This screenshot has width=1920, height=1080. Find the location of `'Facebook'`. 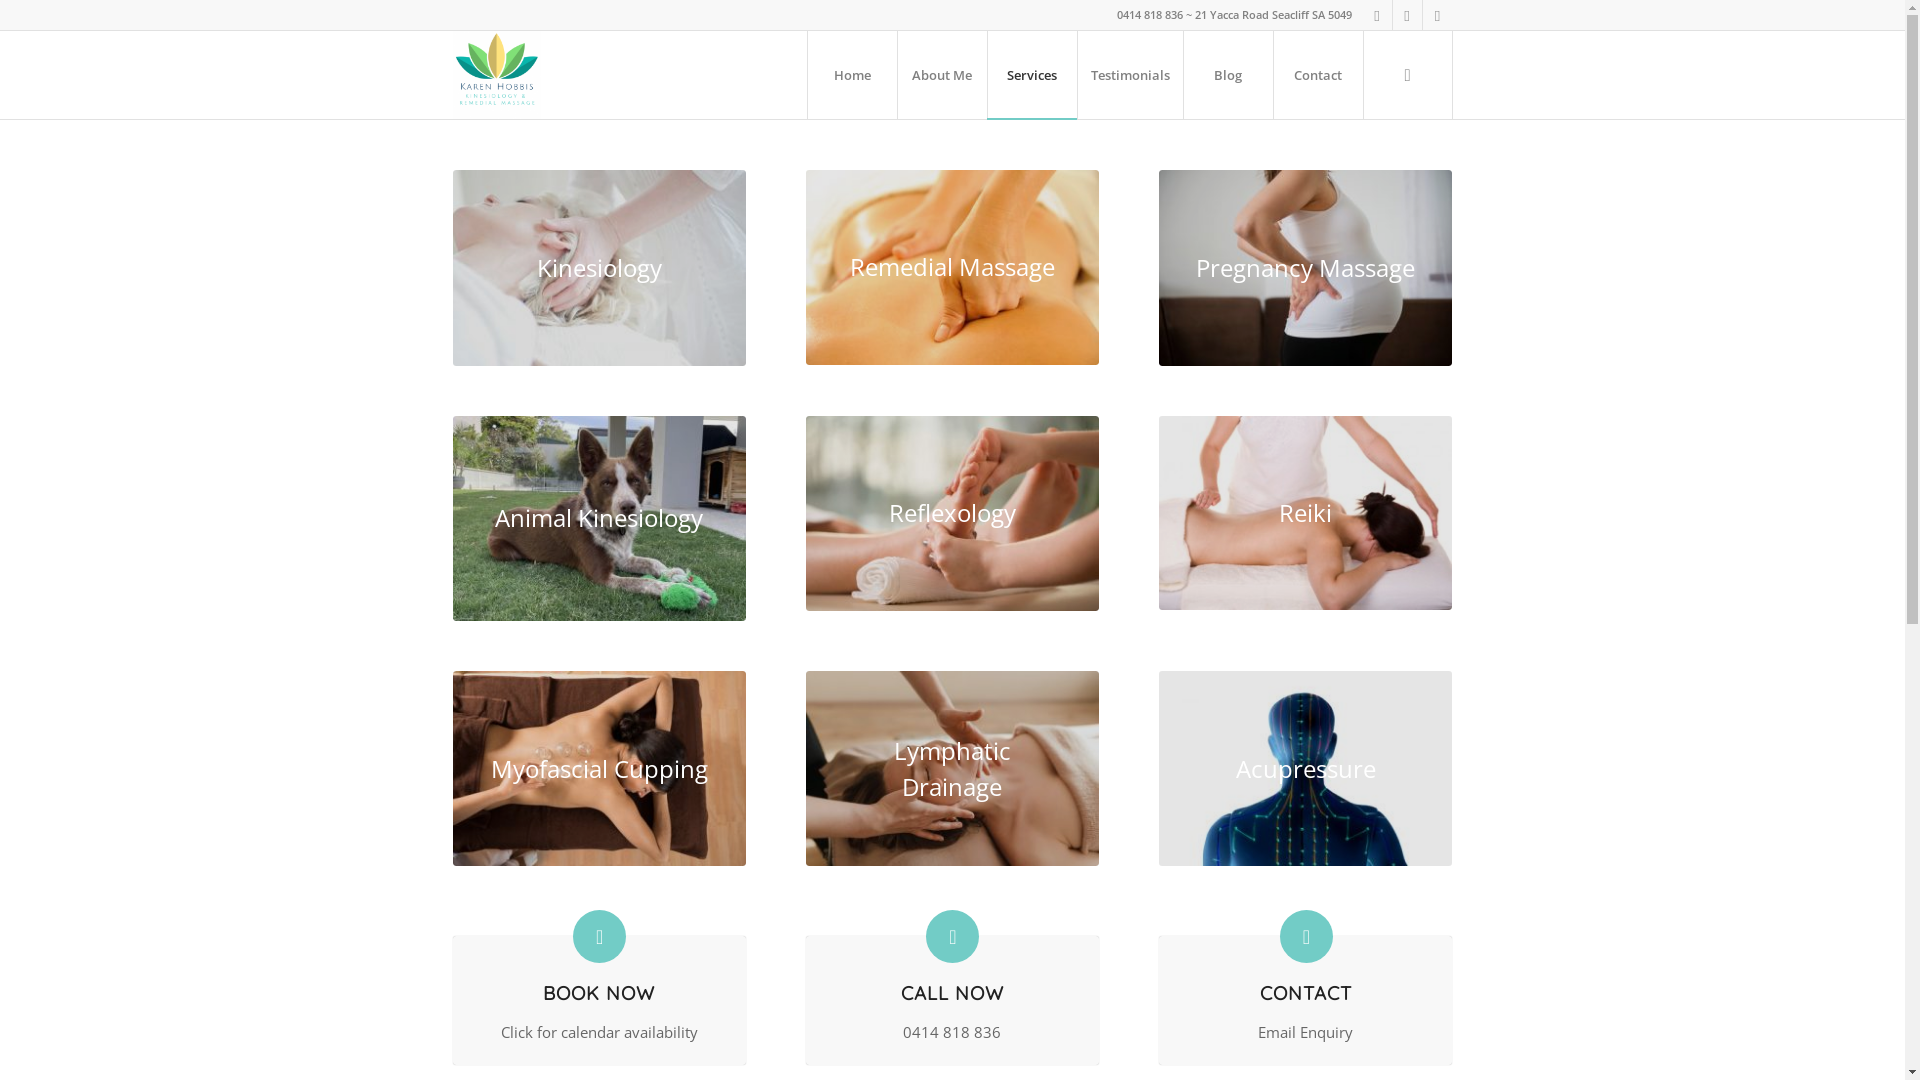

'Facebook' is located at coordinates (1375, 15).